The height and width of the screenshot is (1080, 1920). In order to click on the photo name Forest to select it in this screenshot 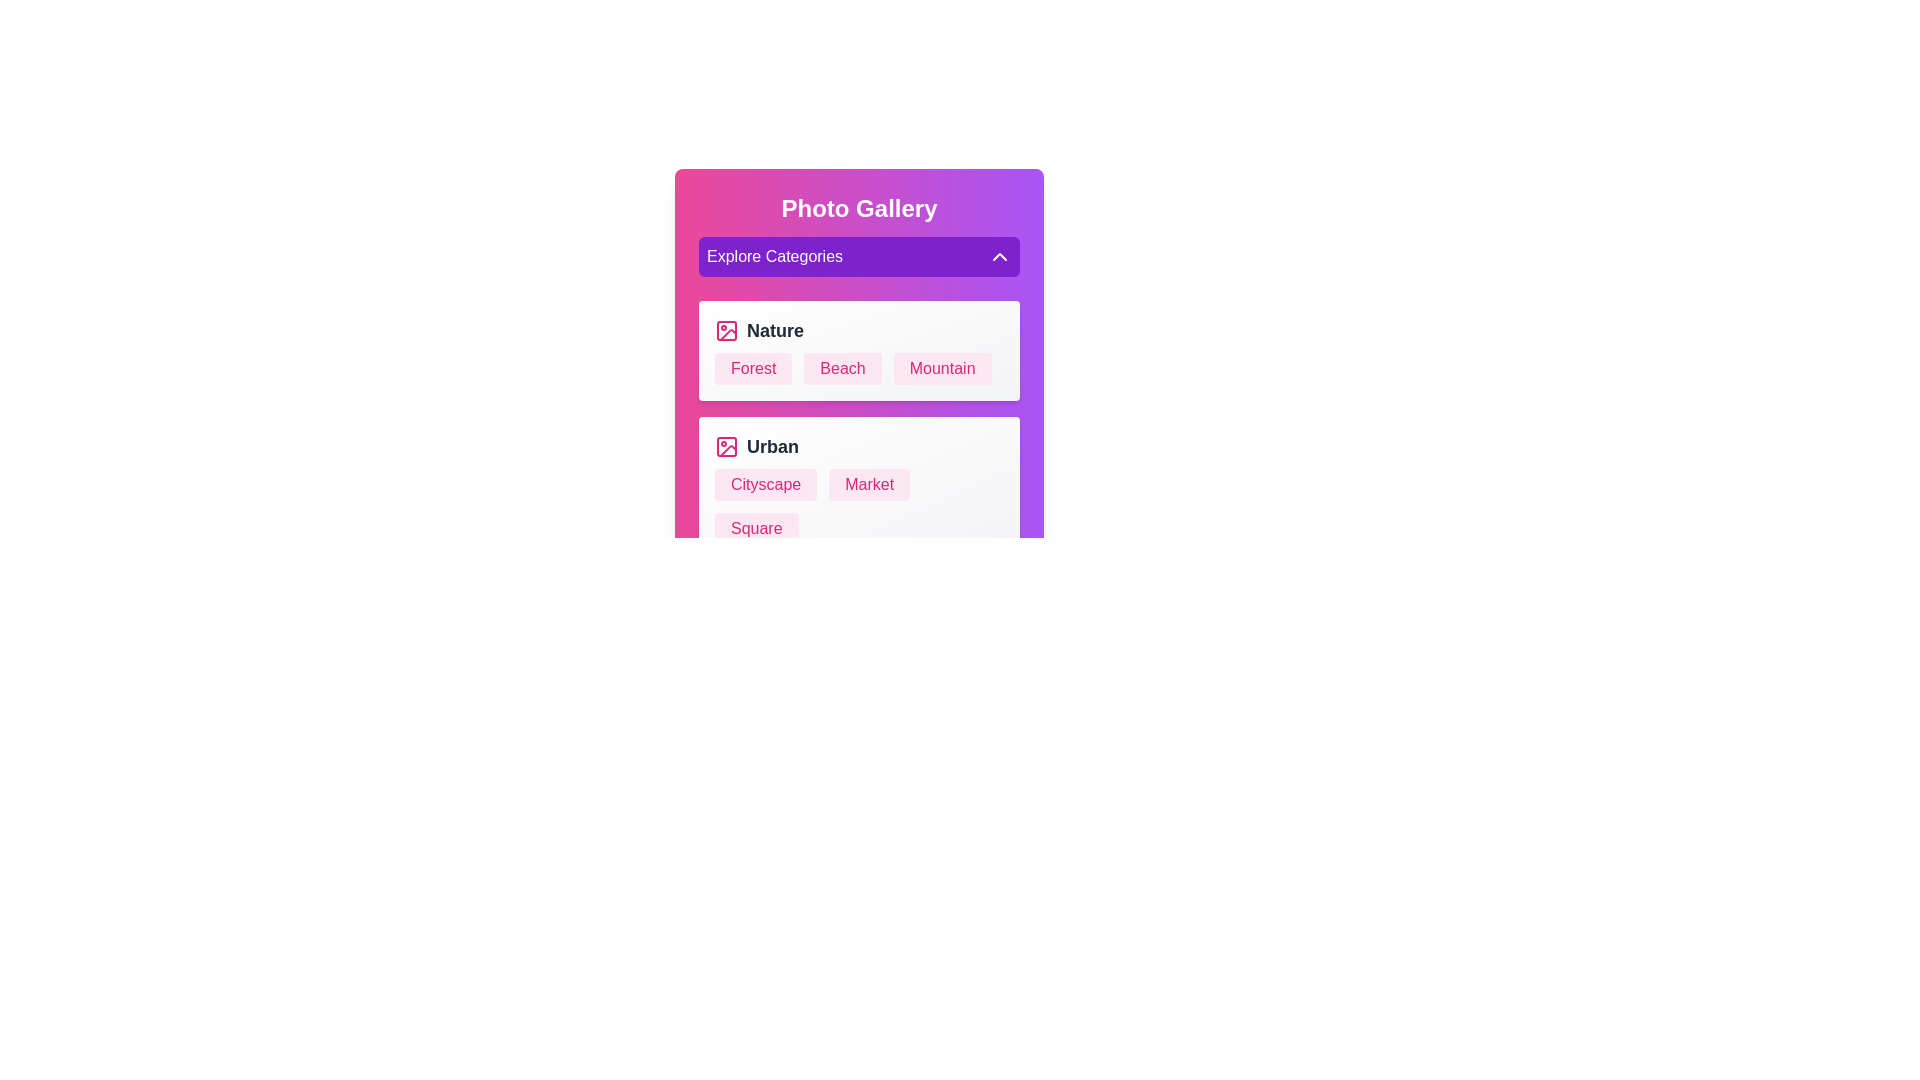, I will do `click(752, 369)`.